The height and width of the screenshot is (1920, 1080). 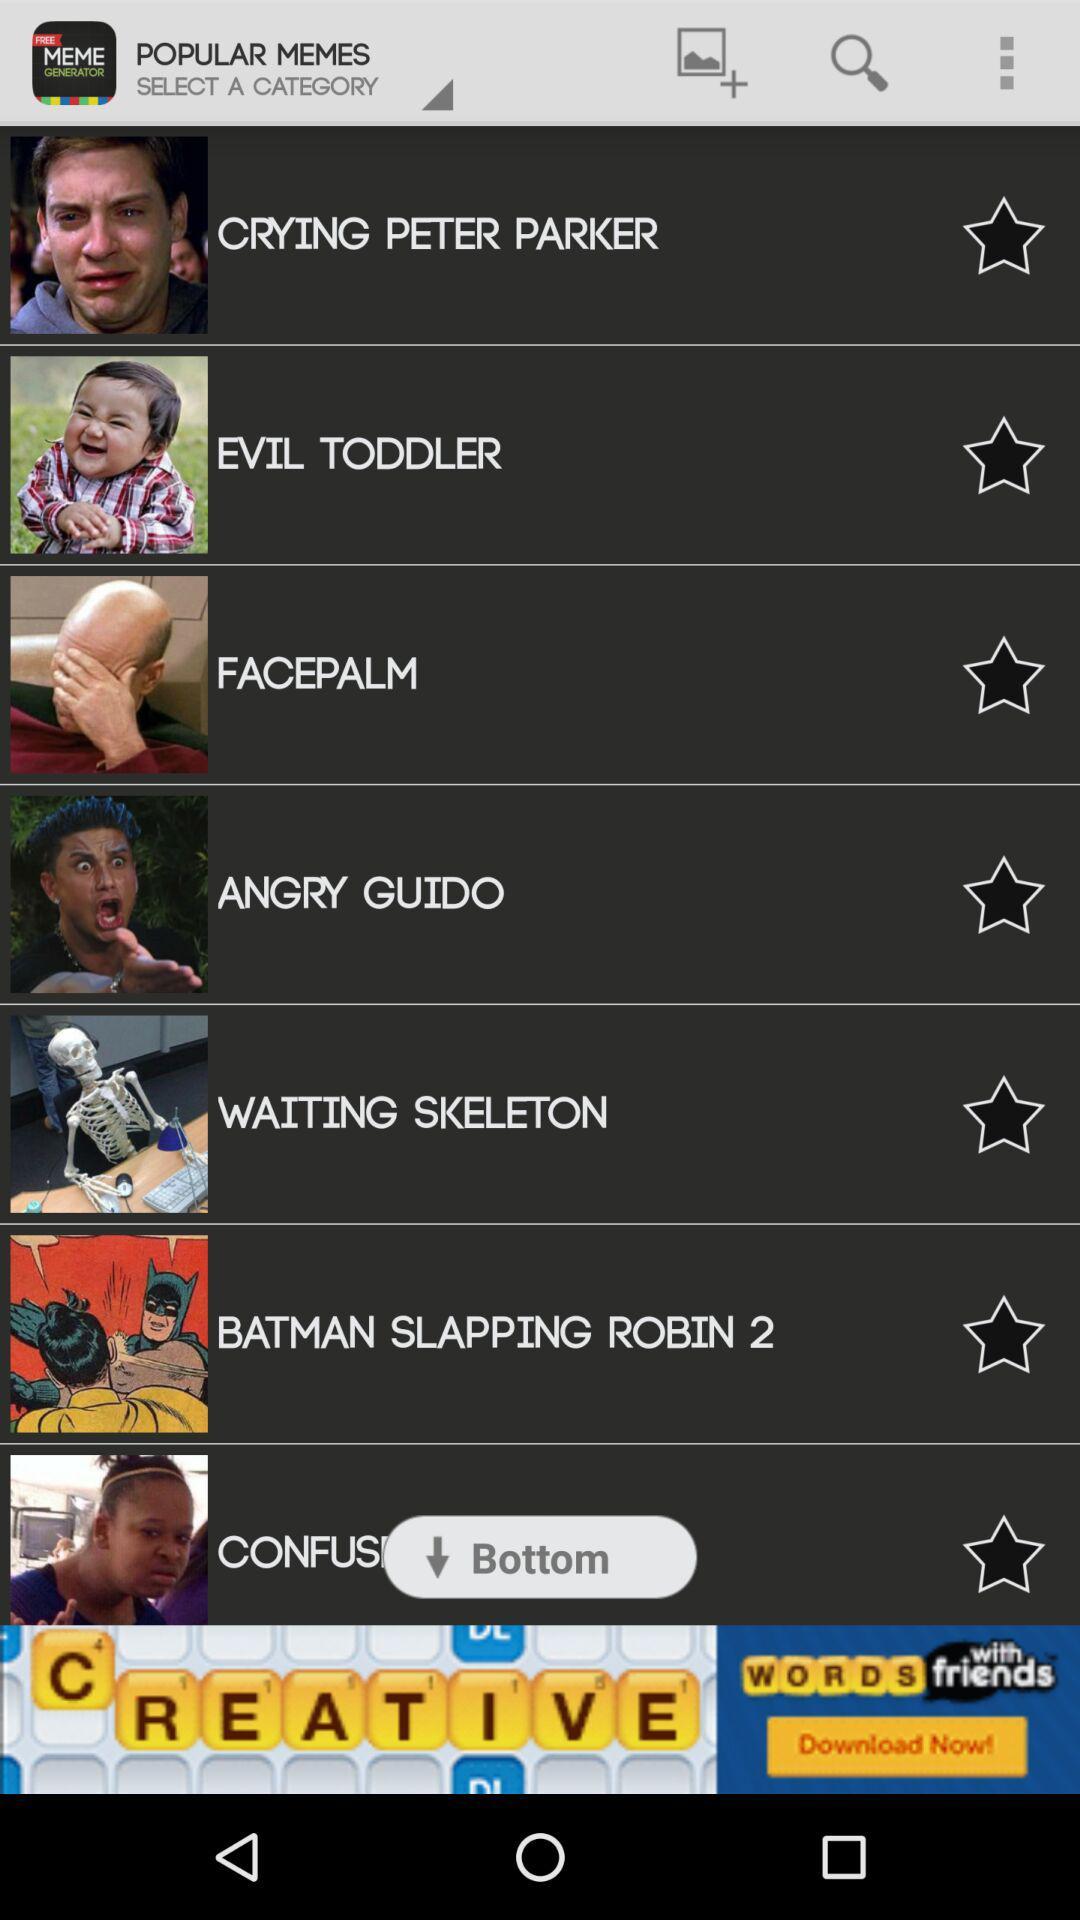 I want to click on to favorites, so click(x=1003, y=1113).